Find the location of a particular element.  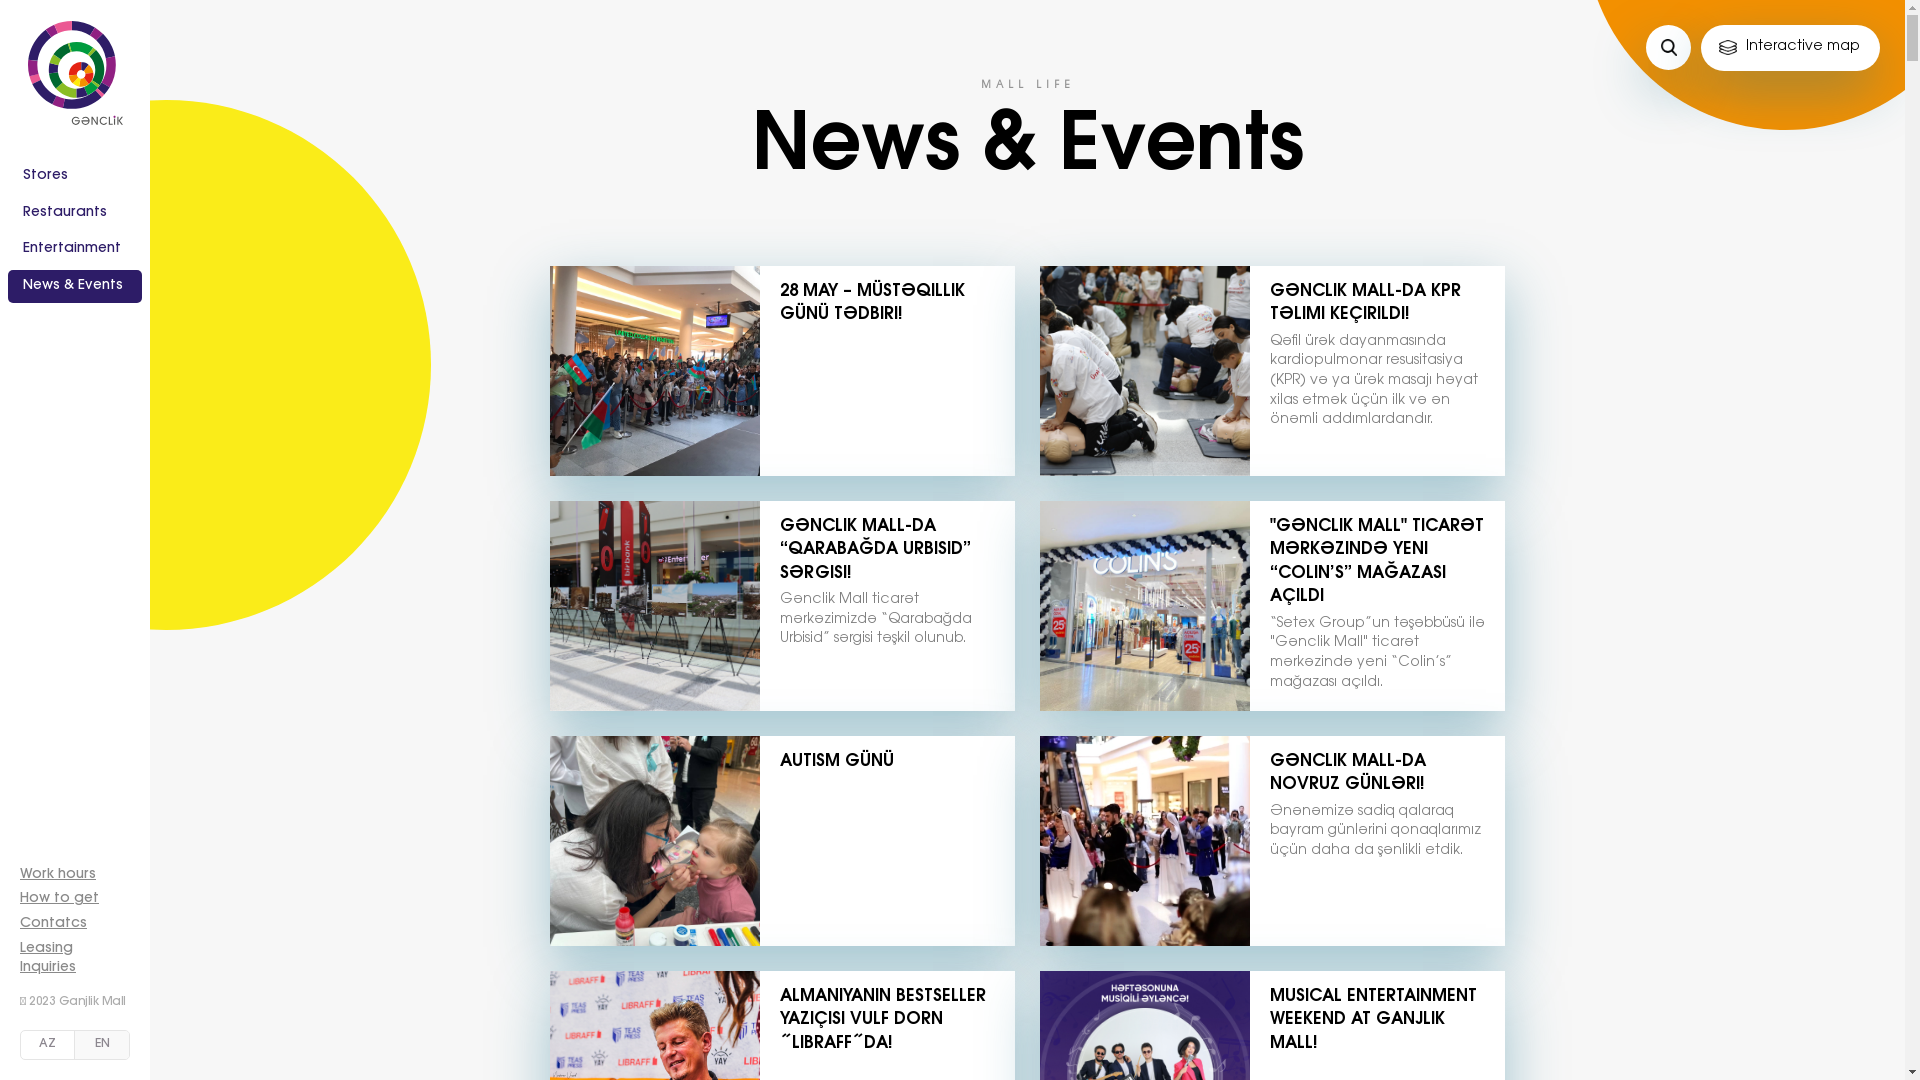

'News & Events' is located at coordinates (75, 286).